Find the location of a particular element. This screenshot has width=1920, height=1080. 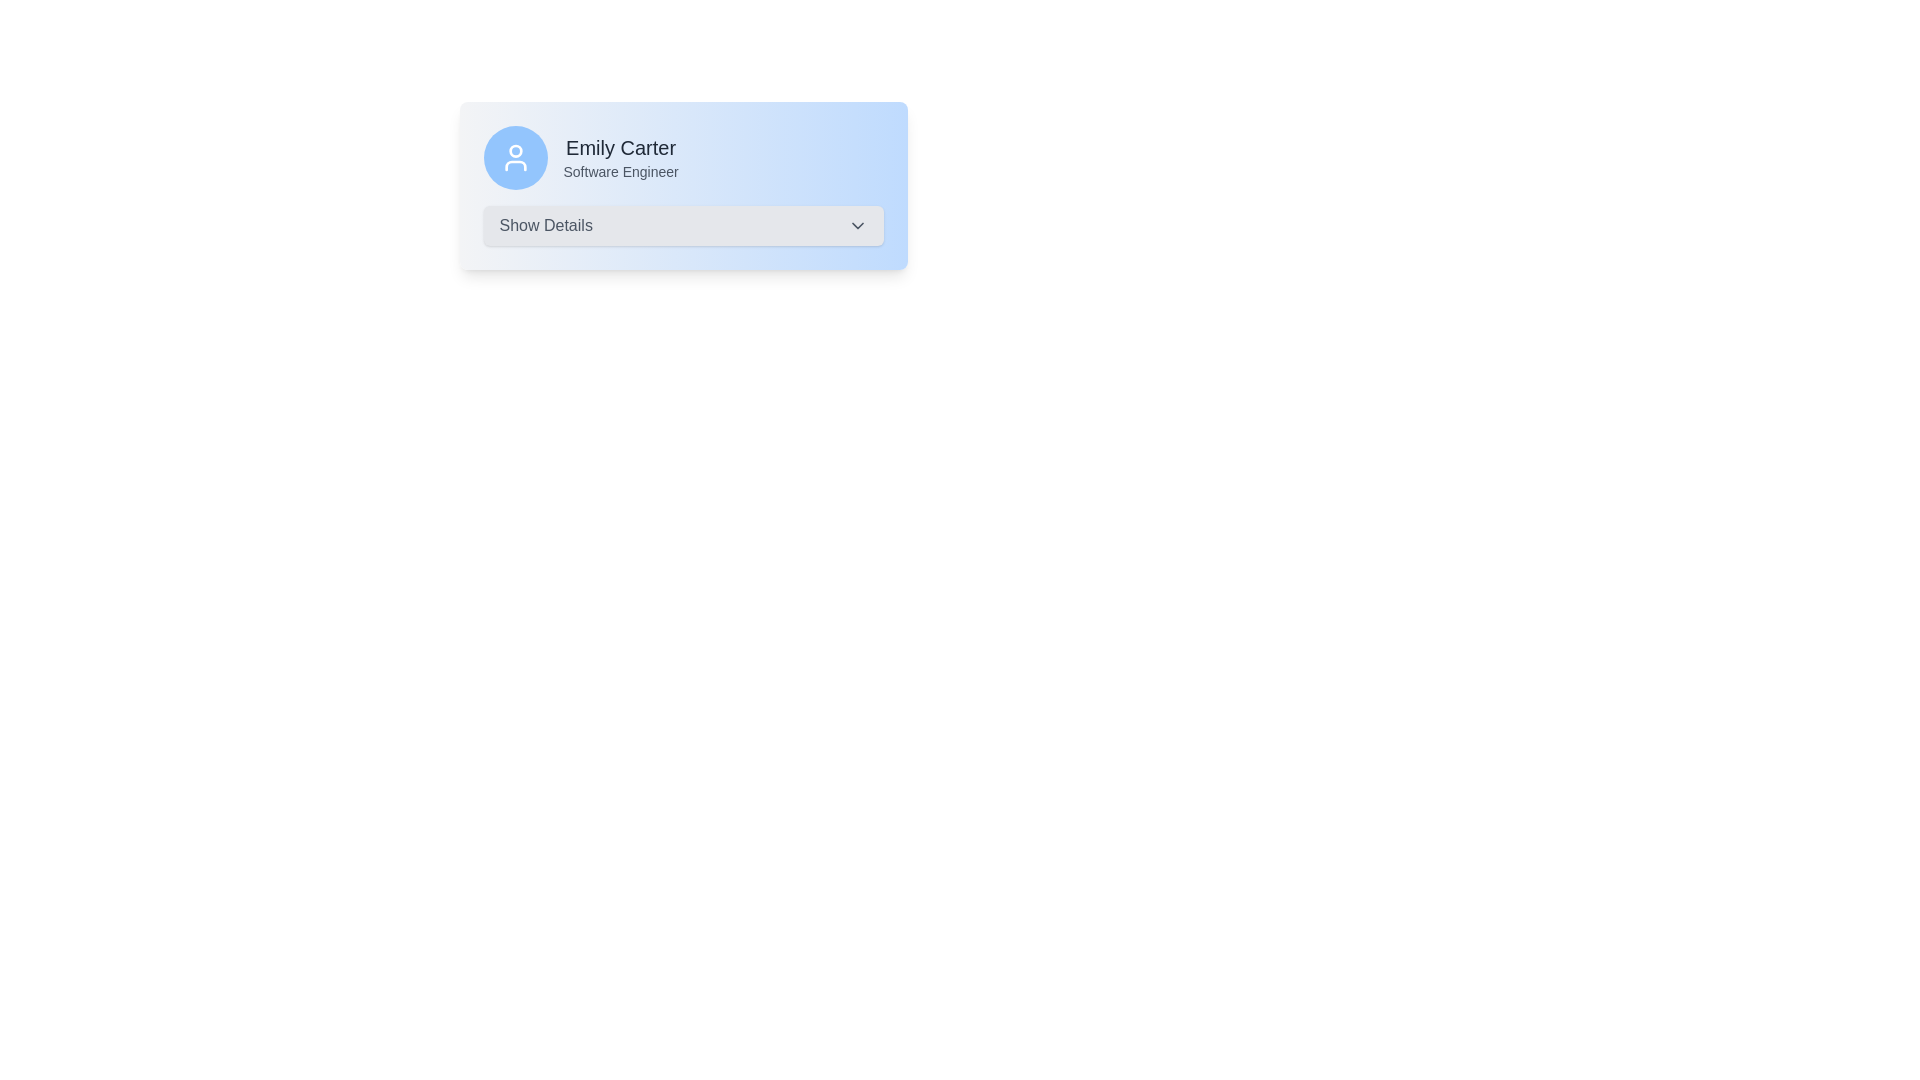

the avatar icon located to the left of the text 'Emily Carter', which represents the user's profile is located at coordinates (515, 157).